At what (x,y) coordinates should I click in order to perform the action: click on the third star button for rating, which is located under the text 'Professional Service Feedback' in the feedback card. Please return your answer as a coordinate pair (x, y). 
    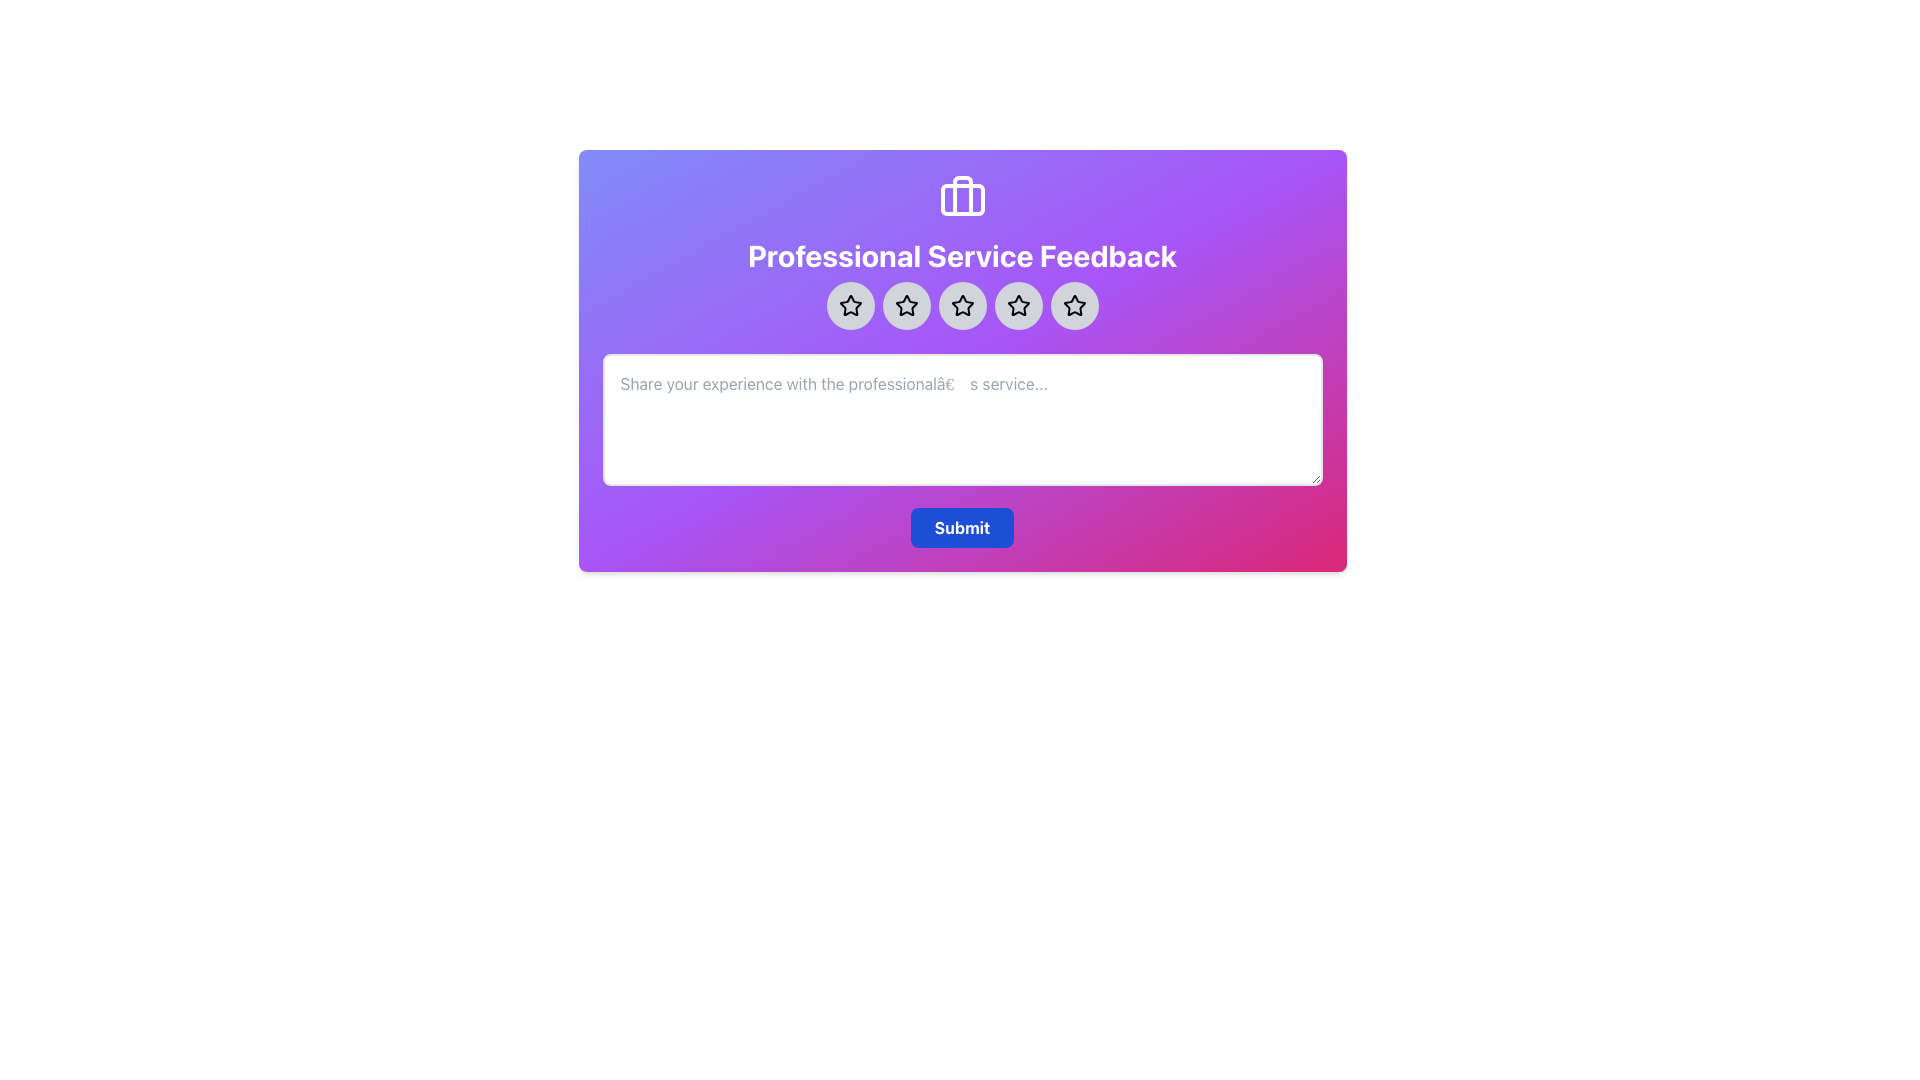
    Looking at the image, I should click on (962, 305).